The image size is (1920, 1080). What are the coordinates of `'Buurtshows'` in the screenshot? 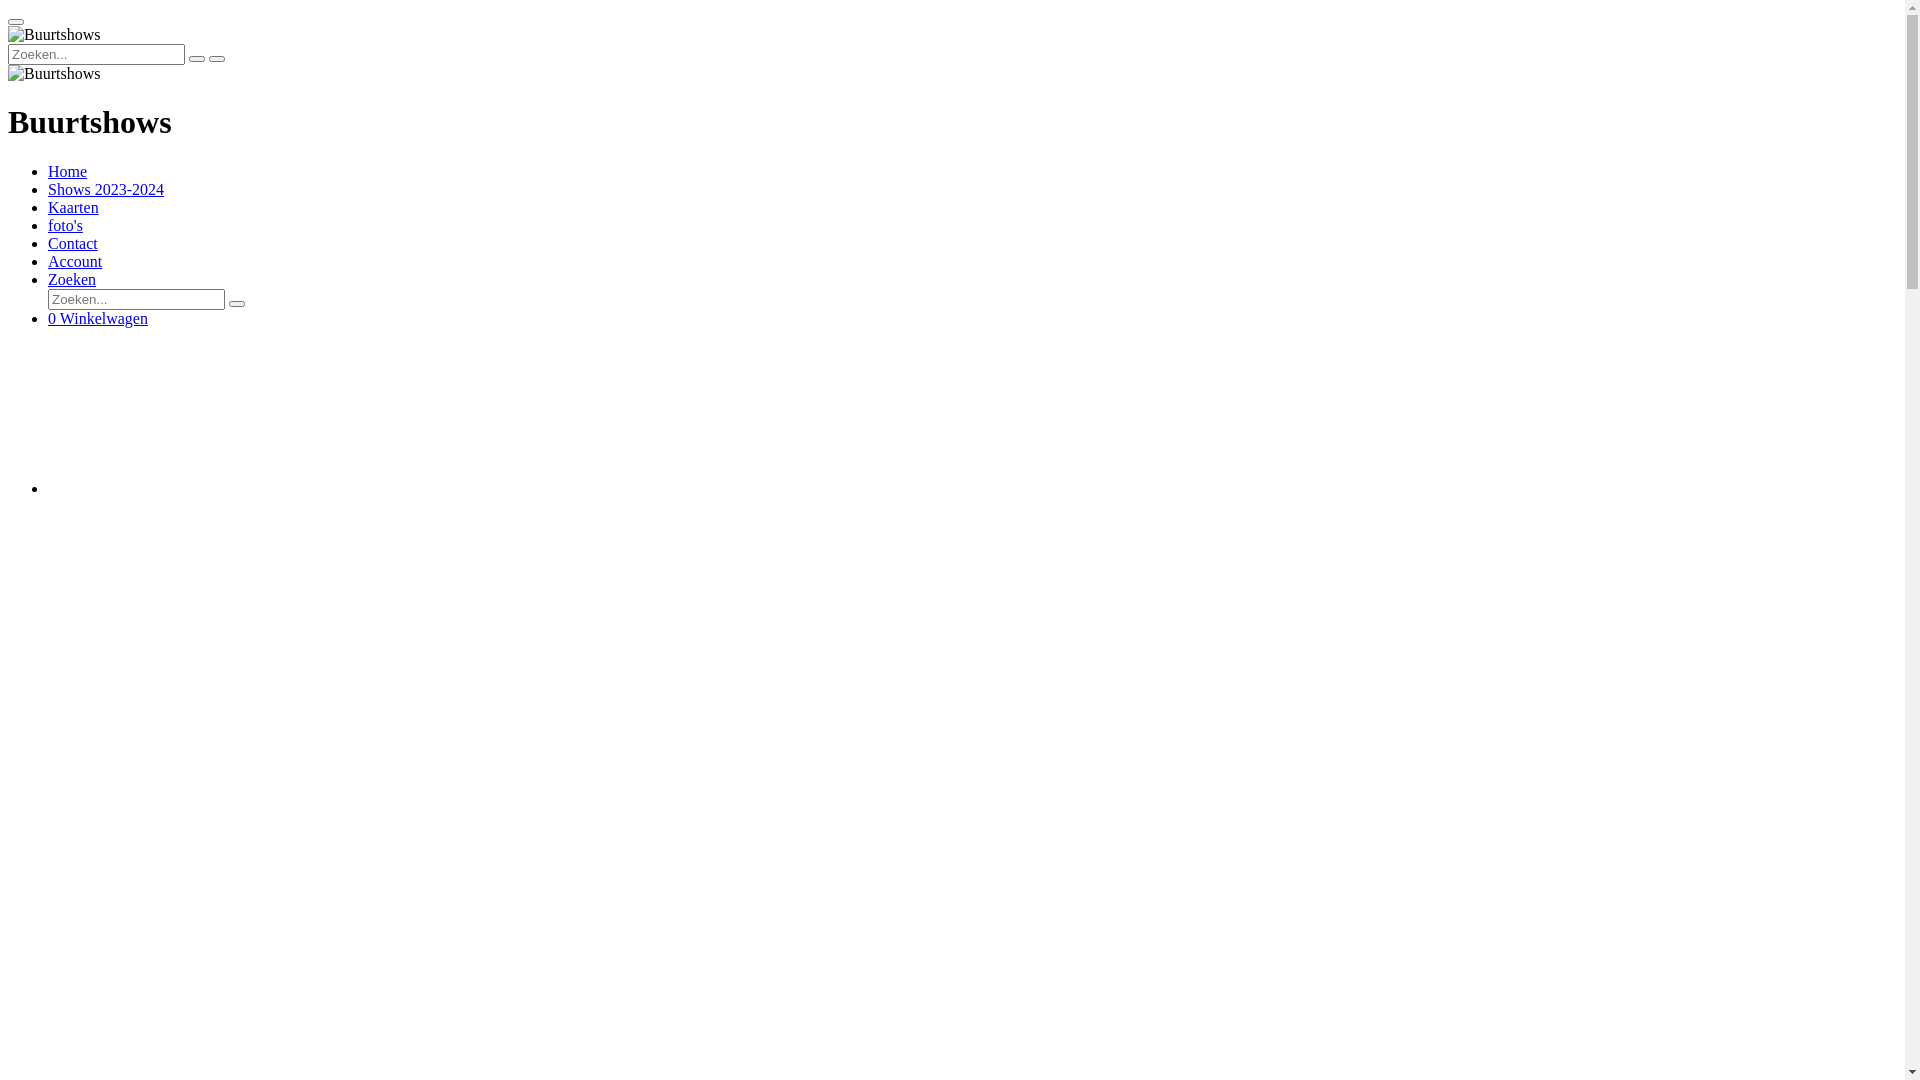 It's located at (53, 72).